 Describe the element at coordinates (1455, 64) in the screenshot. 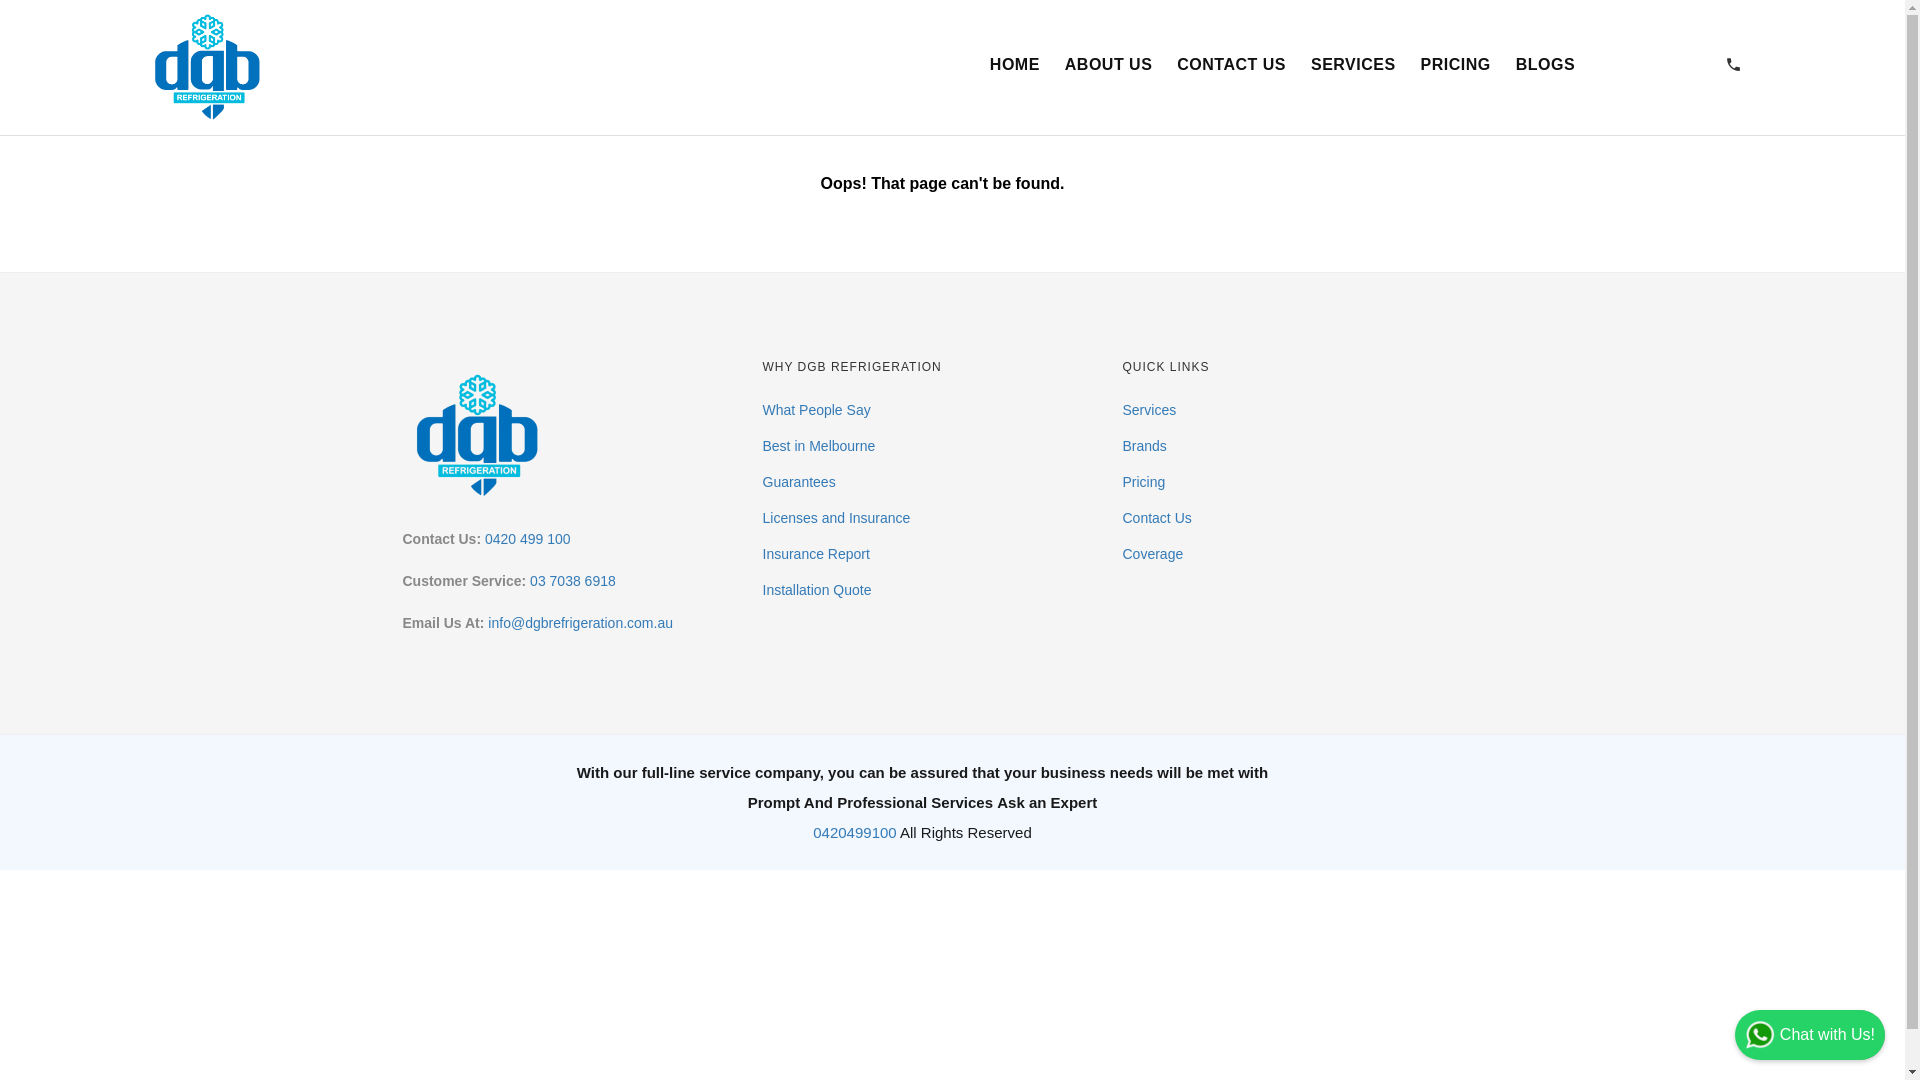

I see `'PRICING'` at that location.